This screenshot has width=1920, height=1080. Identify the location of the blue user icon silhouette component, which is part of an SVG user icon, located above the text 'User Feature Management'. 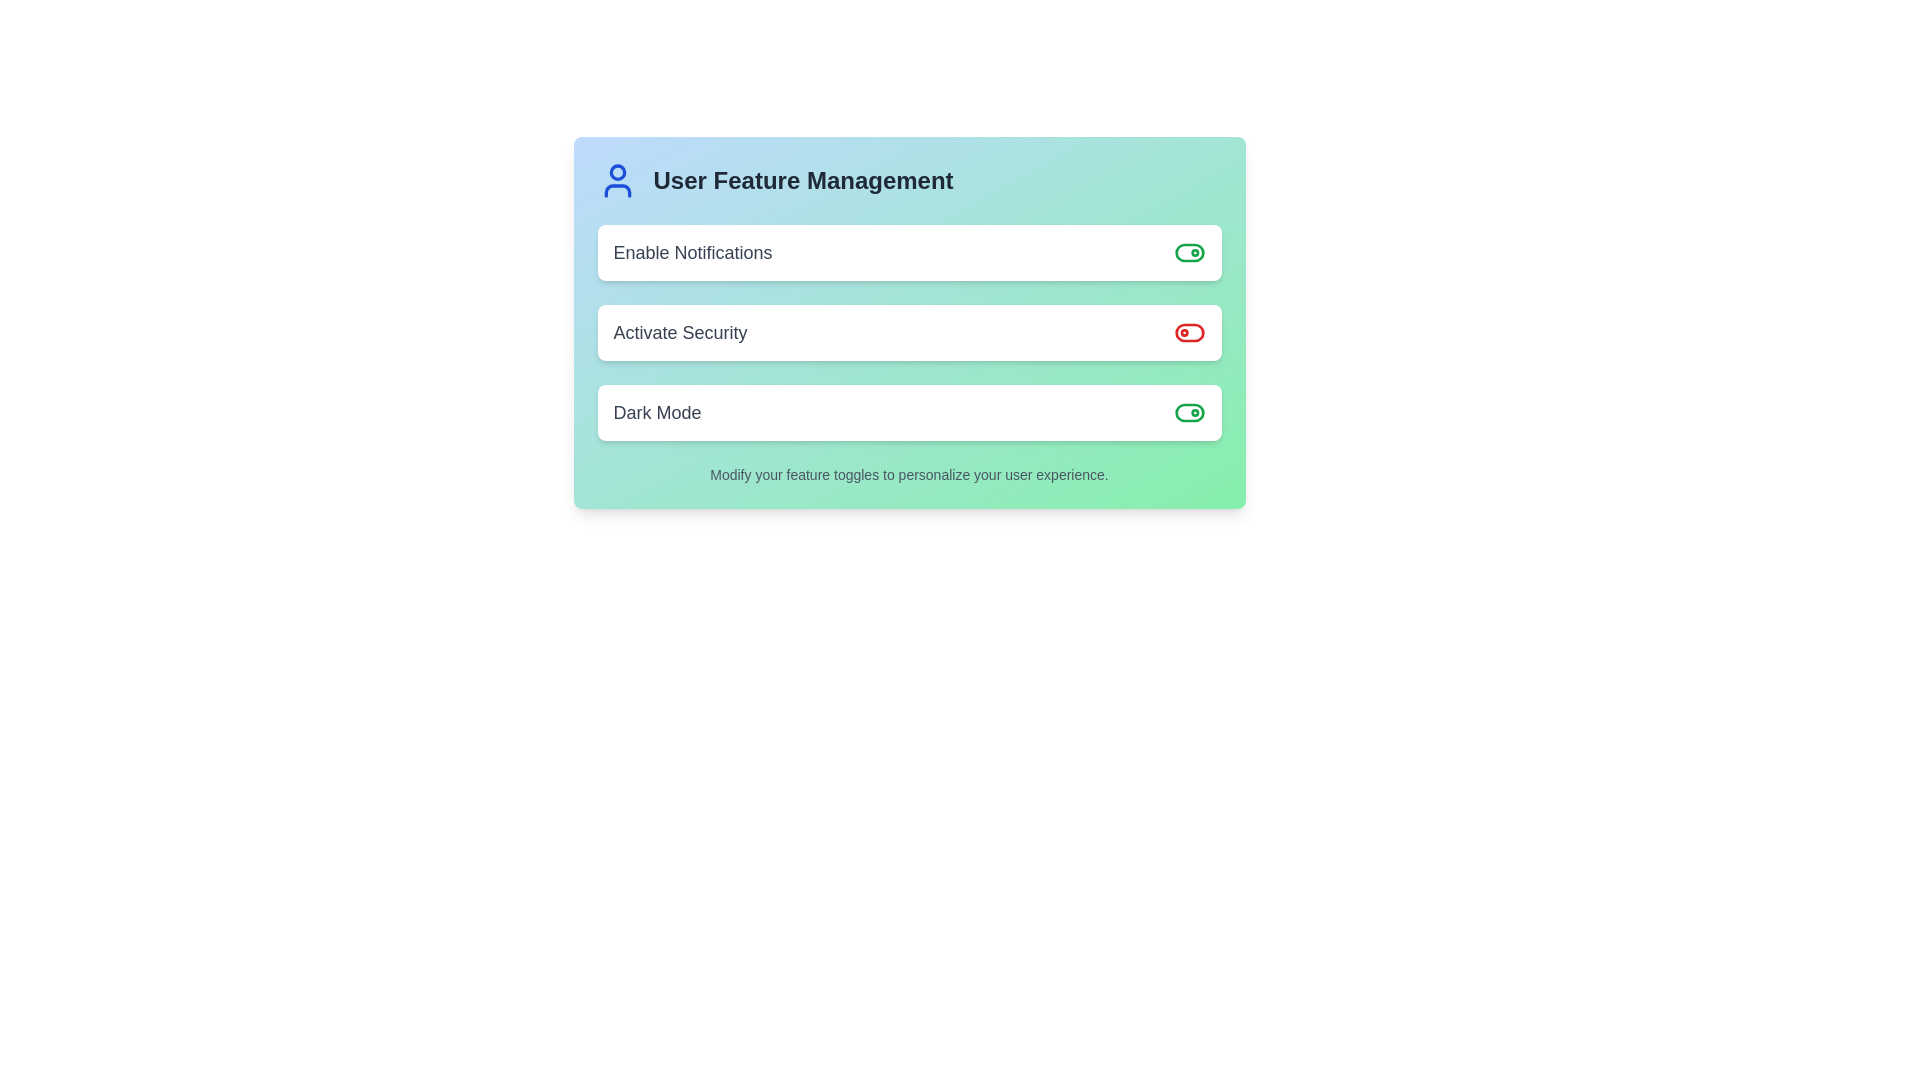
(616, 191).